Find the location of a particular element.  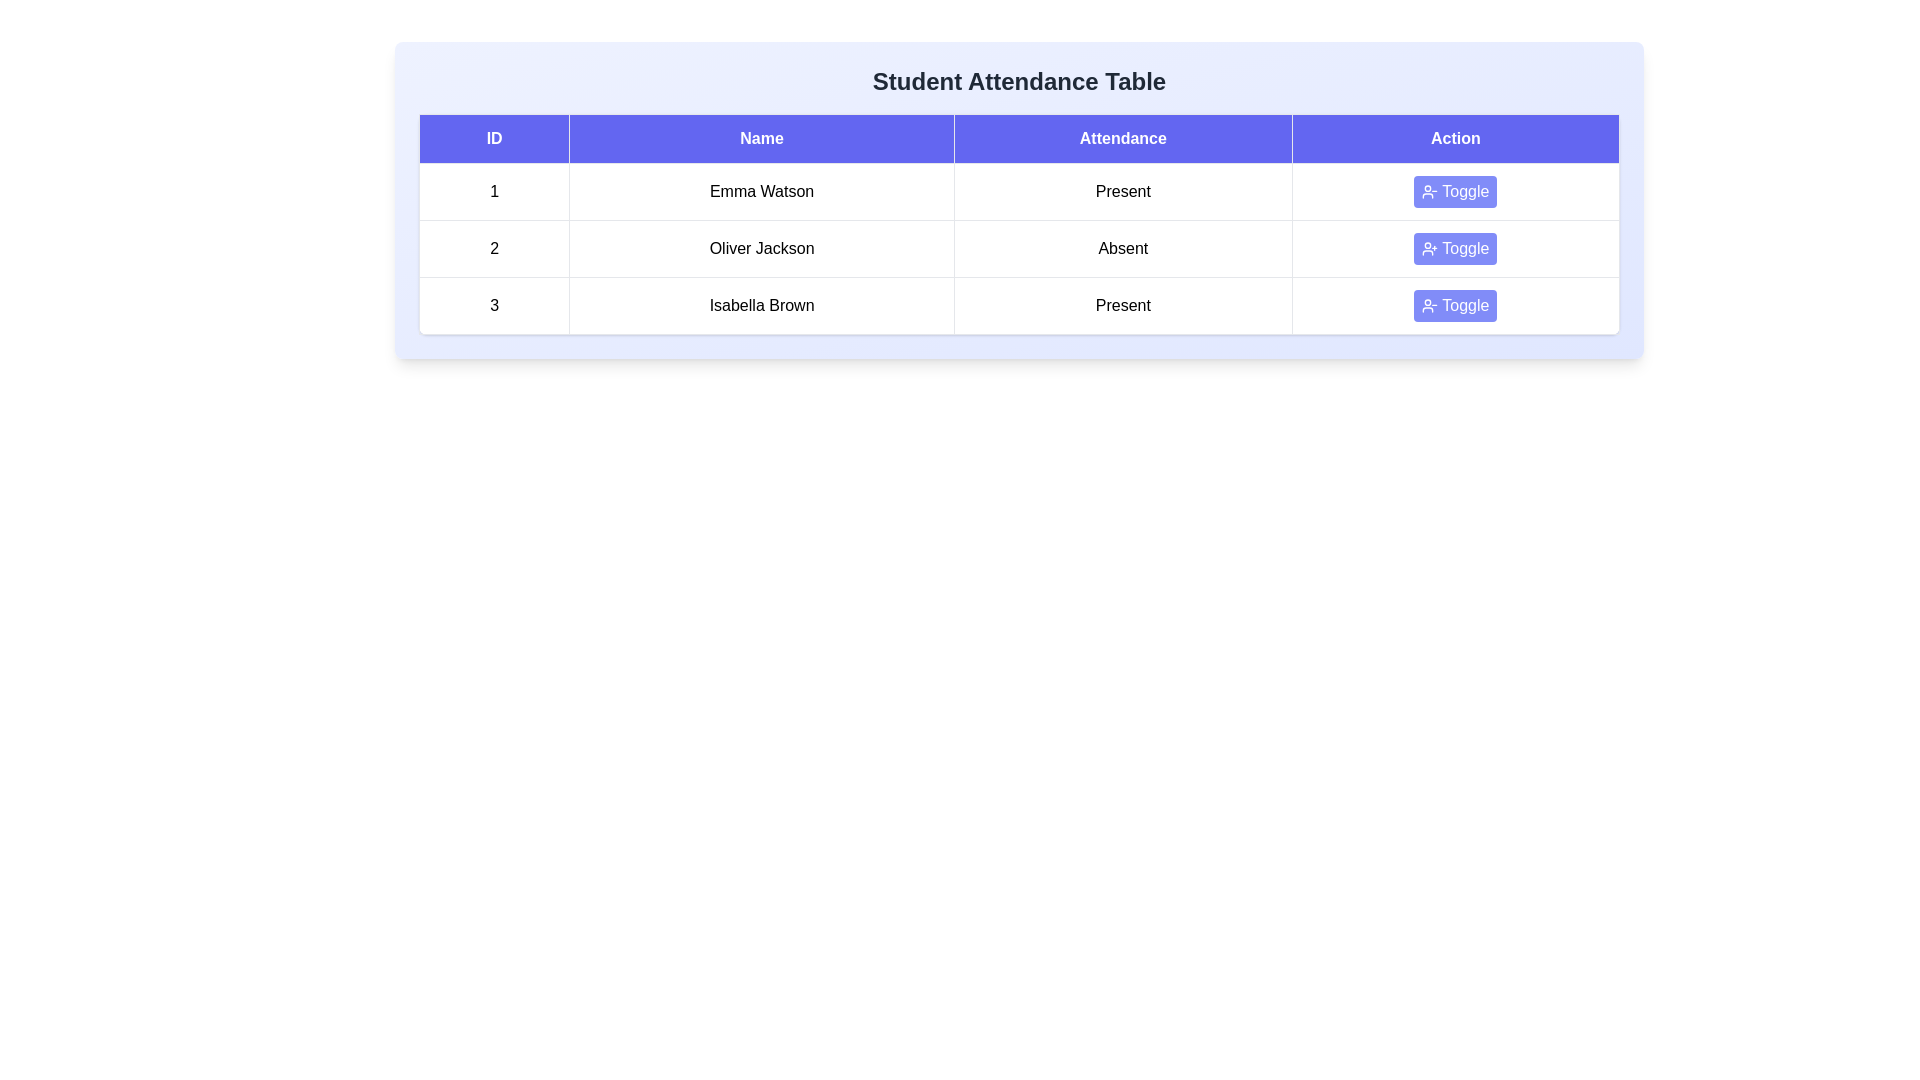

the table cell displaying the numeral '3' in the 'ID' column of the last row corresponding to 'Isabella Brown' is located at coordinates (494, 305).